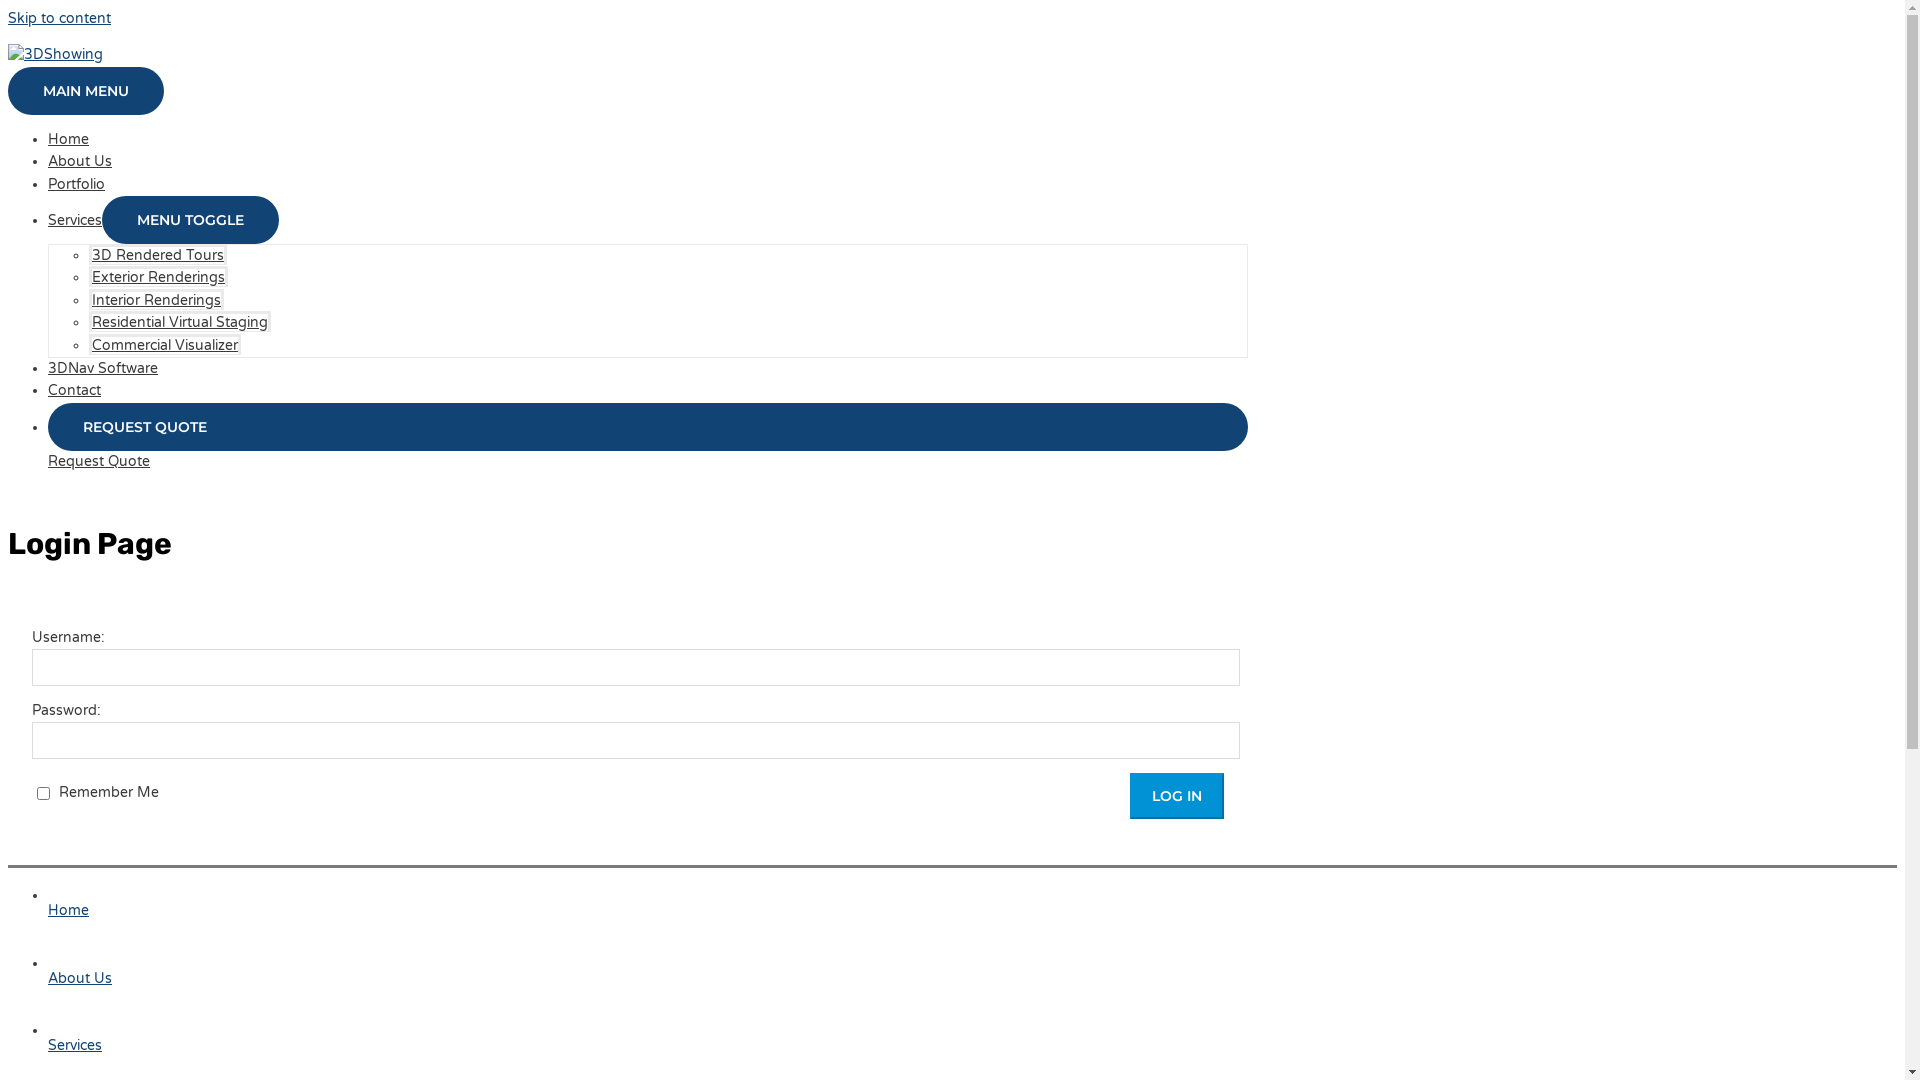 This screenshot has width=1920, height=1080. Describe the element at coordinates (98, 461) in the screenshot. I see `'Request Quote'` at that location.